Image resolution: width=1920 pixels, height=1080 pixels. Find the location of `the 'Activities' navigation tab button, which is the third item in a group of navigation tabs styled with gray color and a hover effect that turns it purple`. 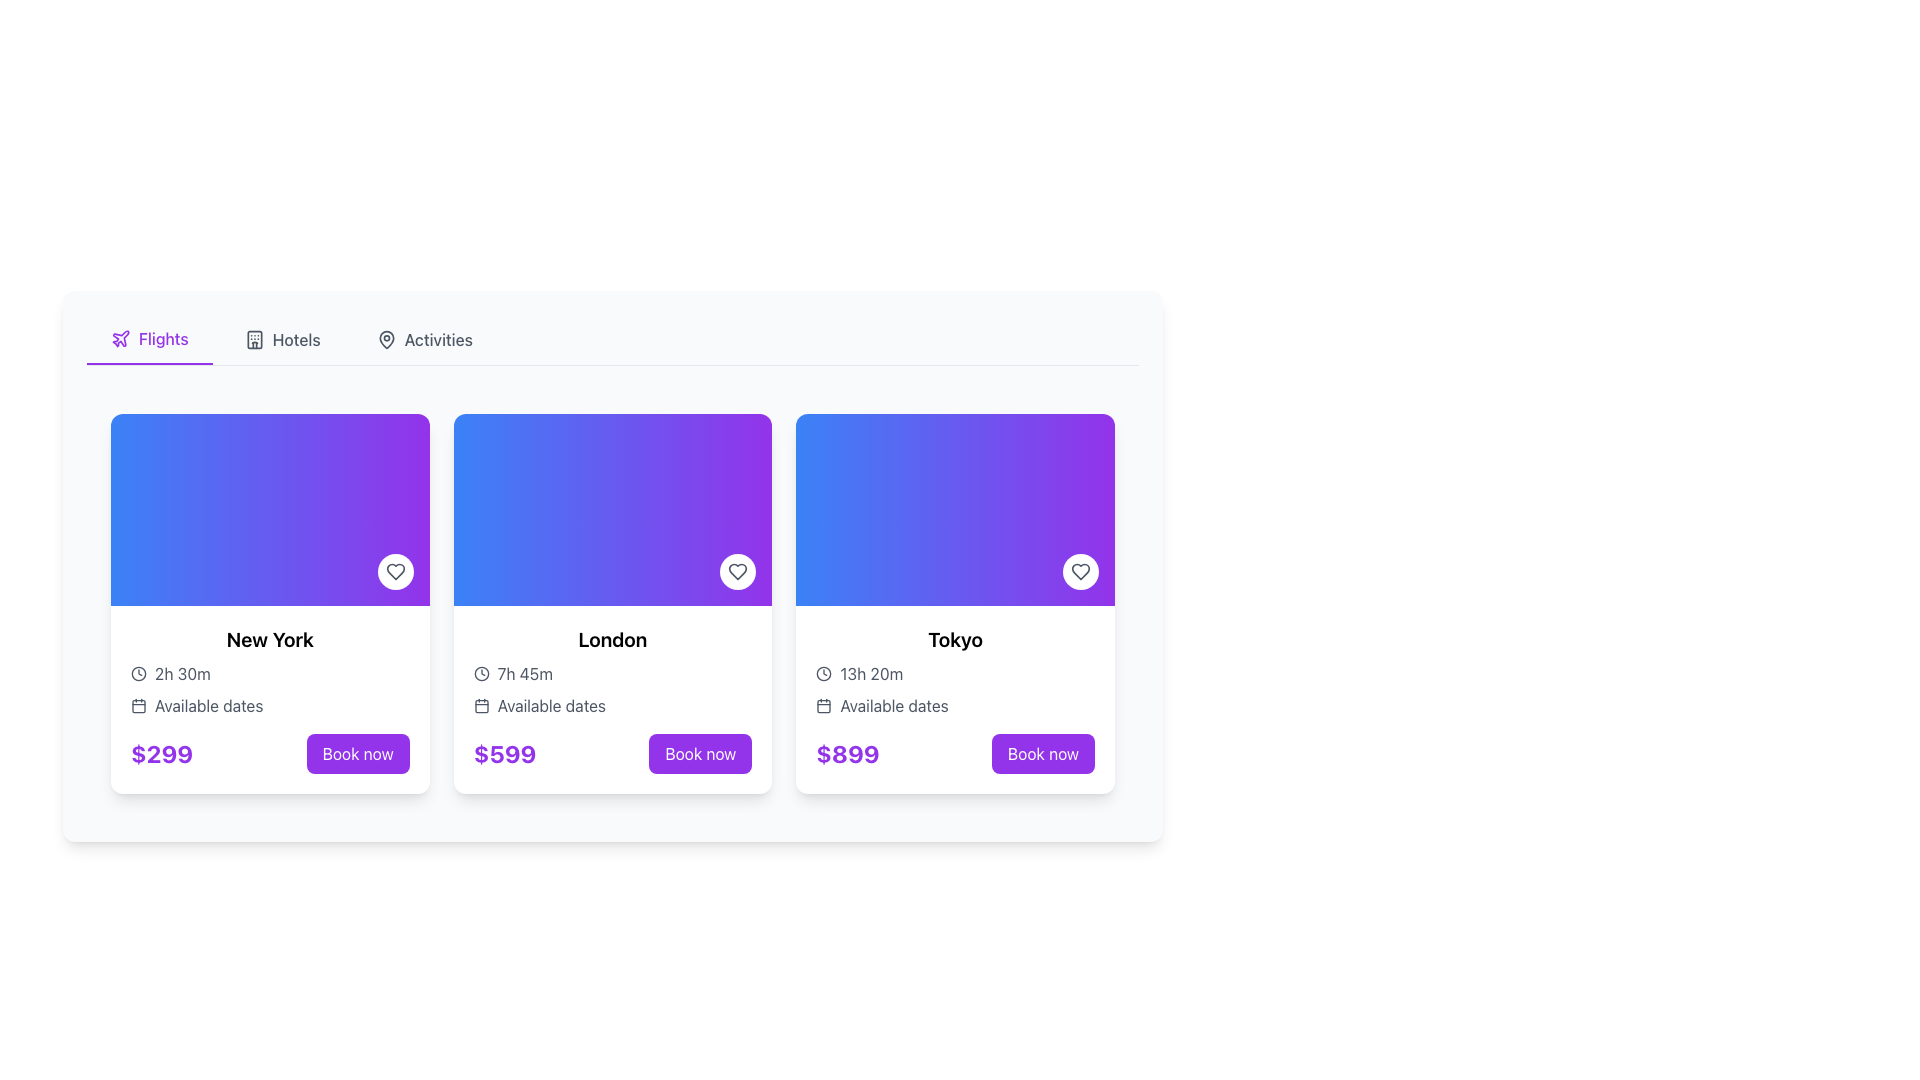

the 'Activities' navigation tab button, which is the third item in a group of navigation tabs styled with gray color and a hover effect that turns it purple is located at coordinates (423, 338).